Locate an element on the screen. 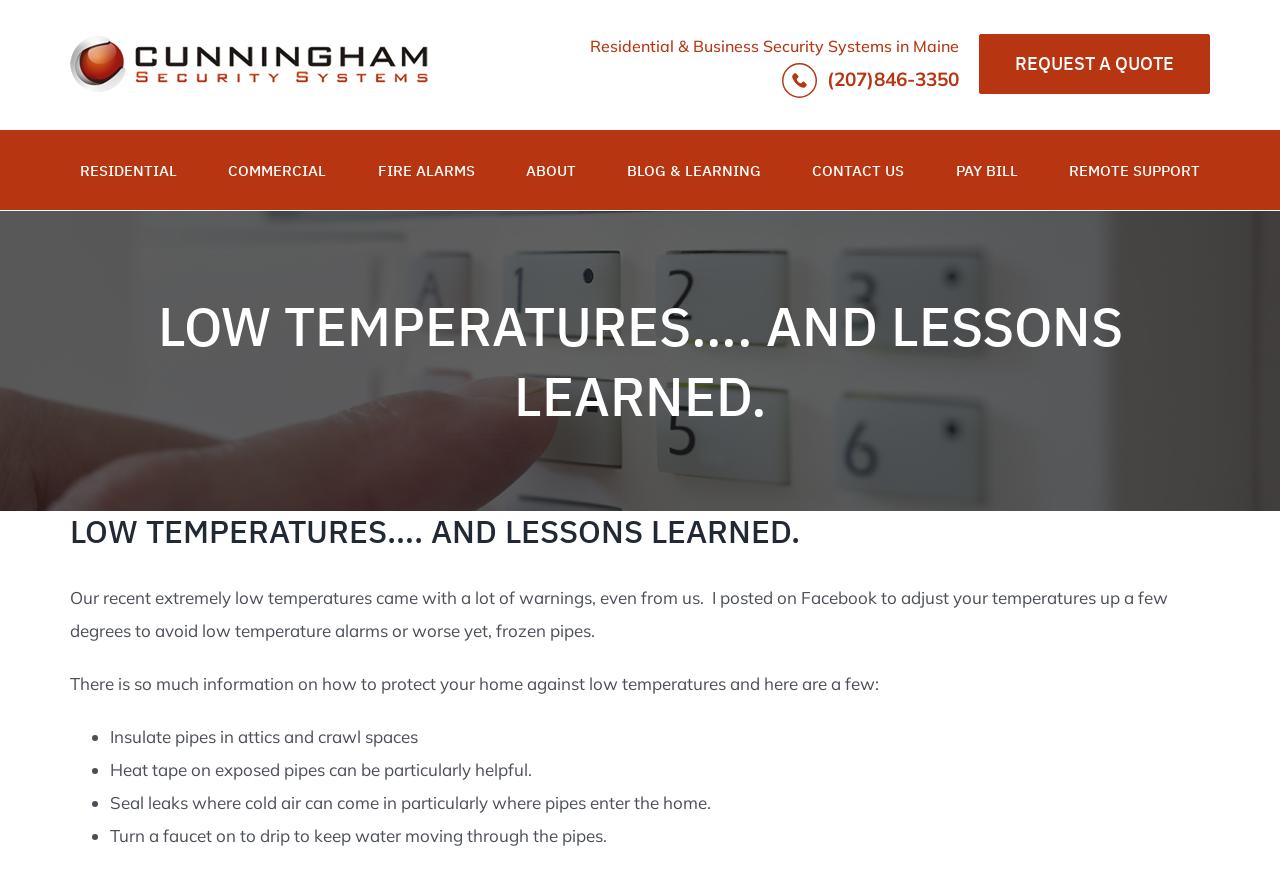 This screenshot has height=878, width=1280. 'ABOUT' is located at coordinates (550, 169).